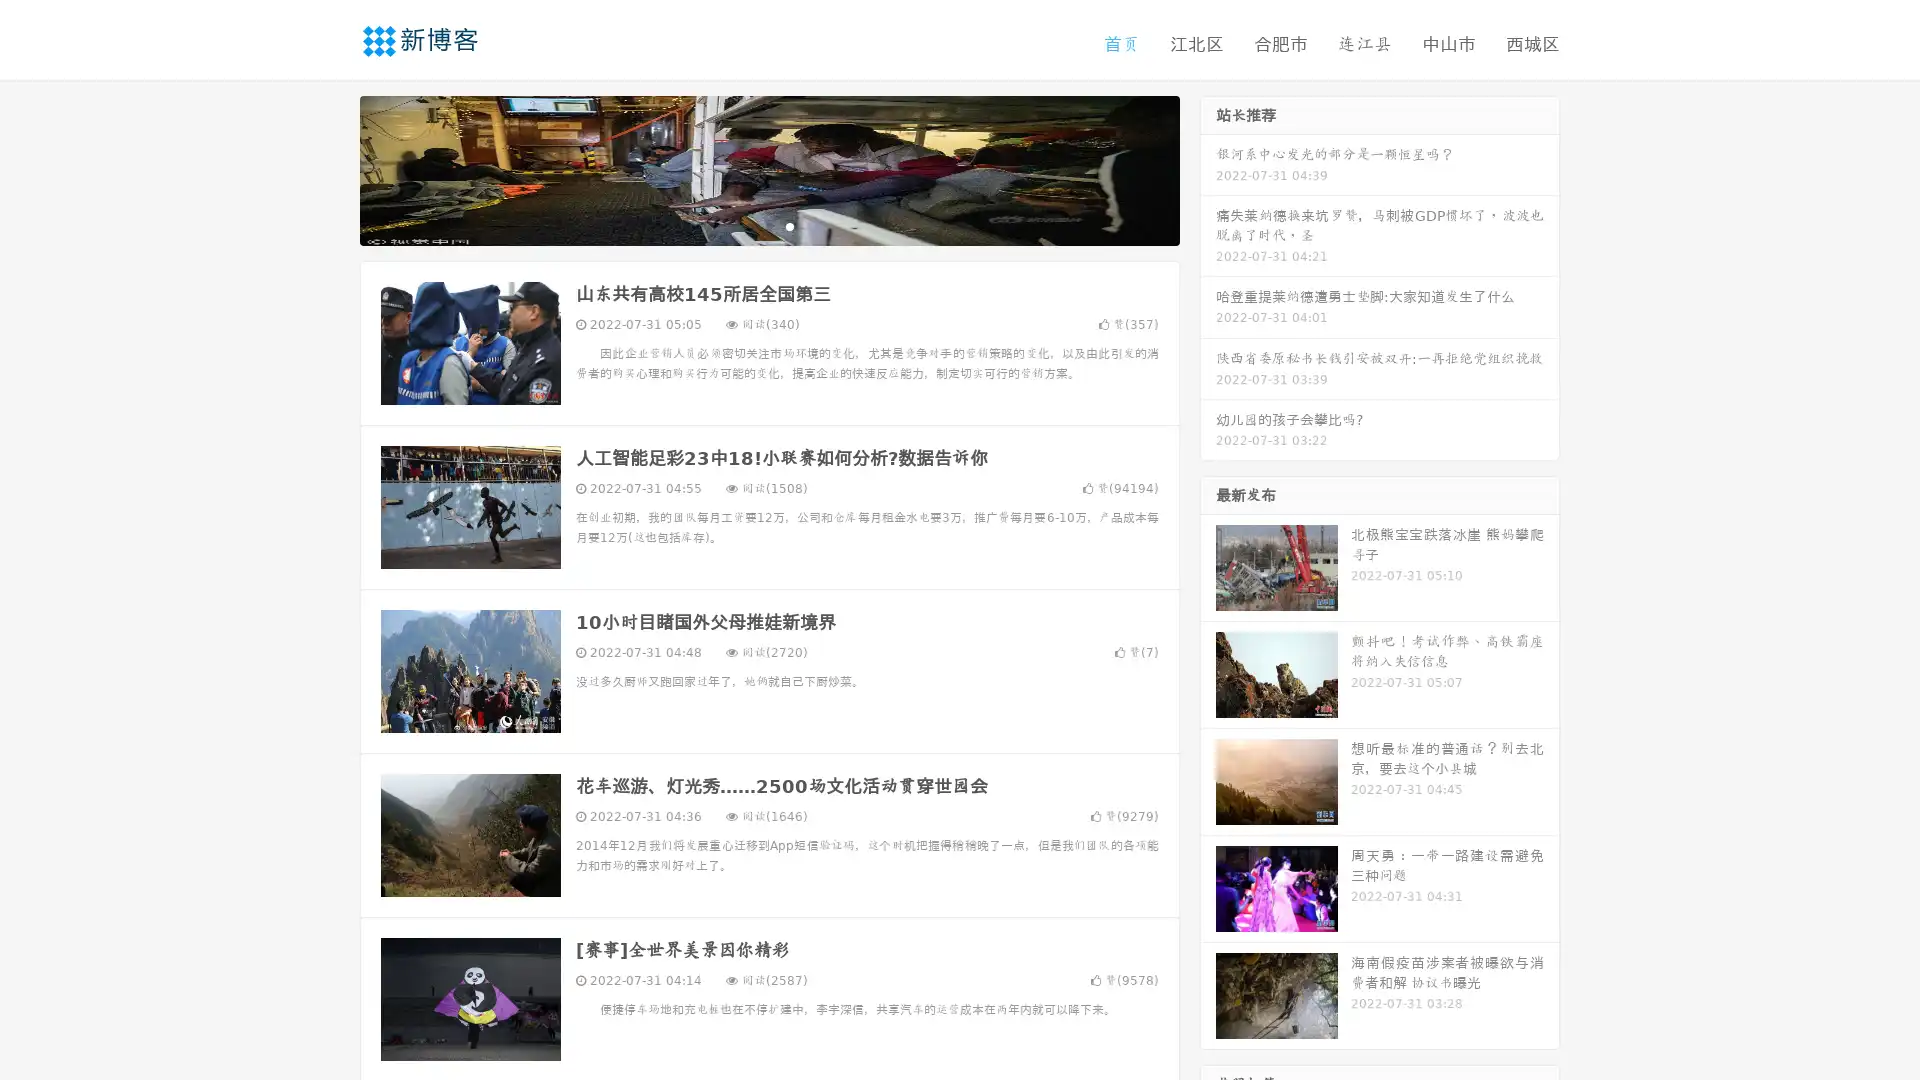 The image size is (1920, 1080). Describe the element at coordinates (330, 168) in the screenshot. I see `Previous slide` at that location.